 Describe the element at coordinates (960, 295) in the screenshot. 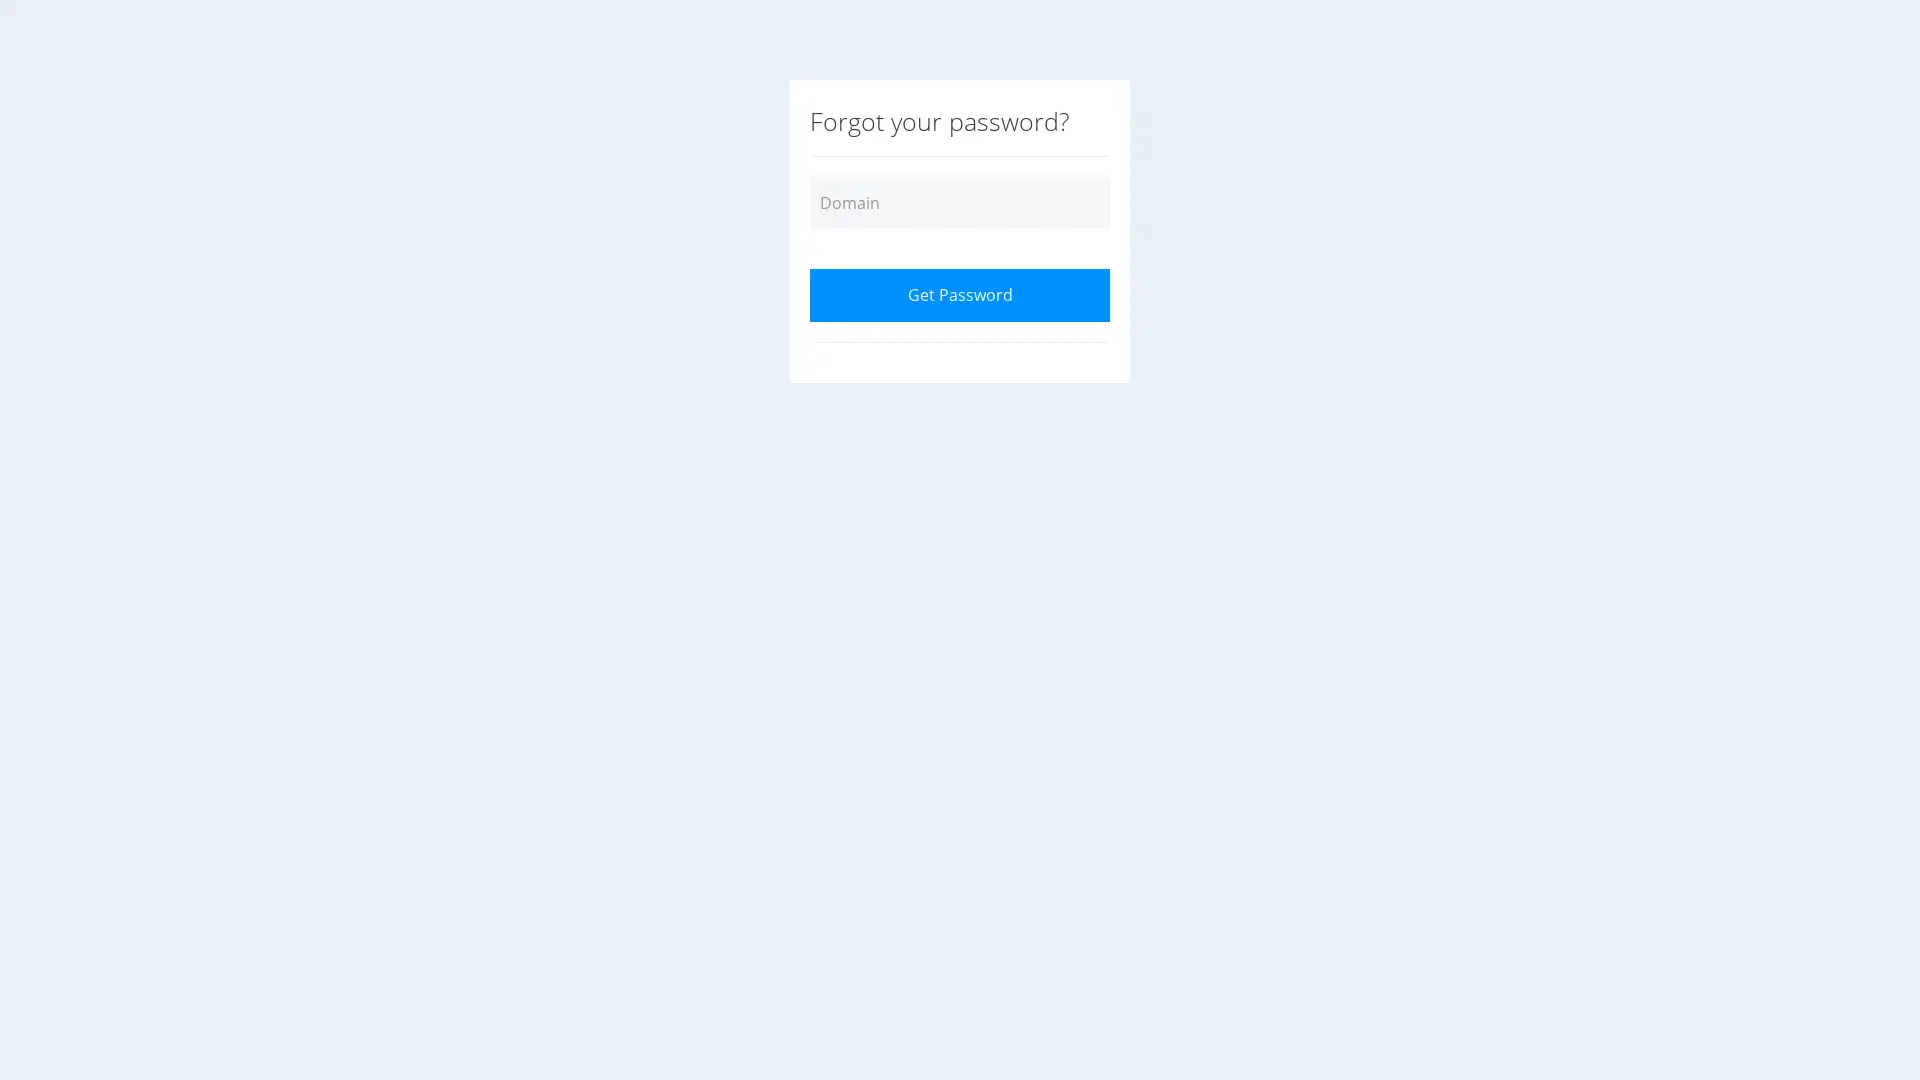

I see `Get Password` at that location.